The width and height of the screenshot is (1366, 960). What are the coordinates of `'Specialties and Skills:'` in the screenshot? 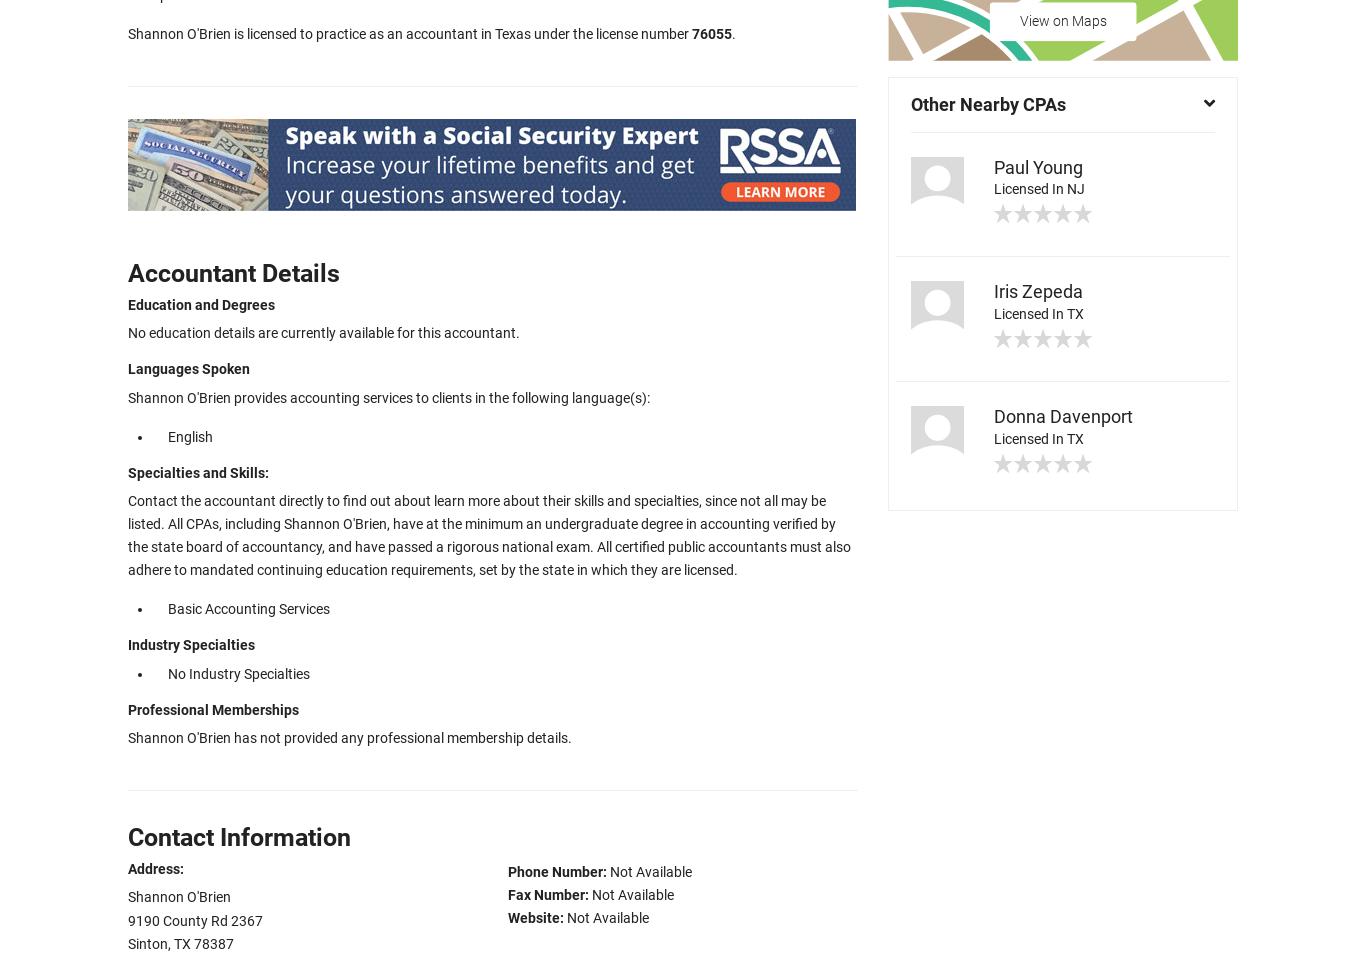 It's located at (197, 472).